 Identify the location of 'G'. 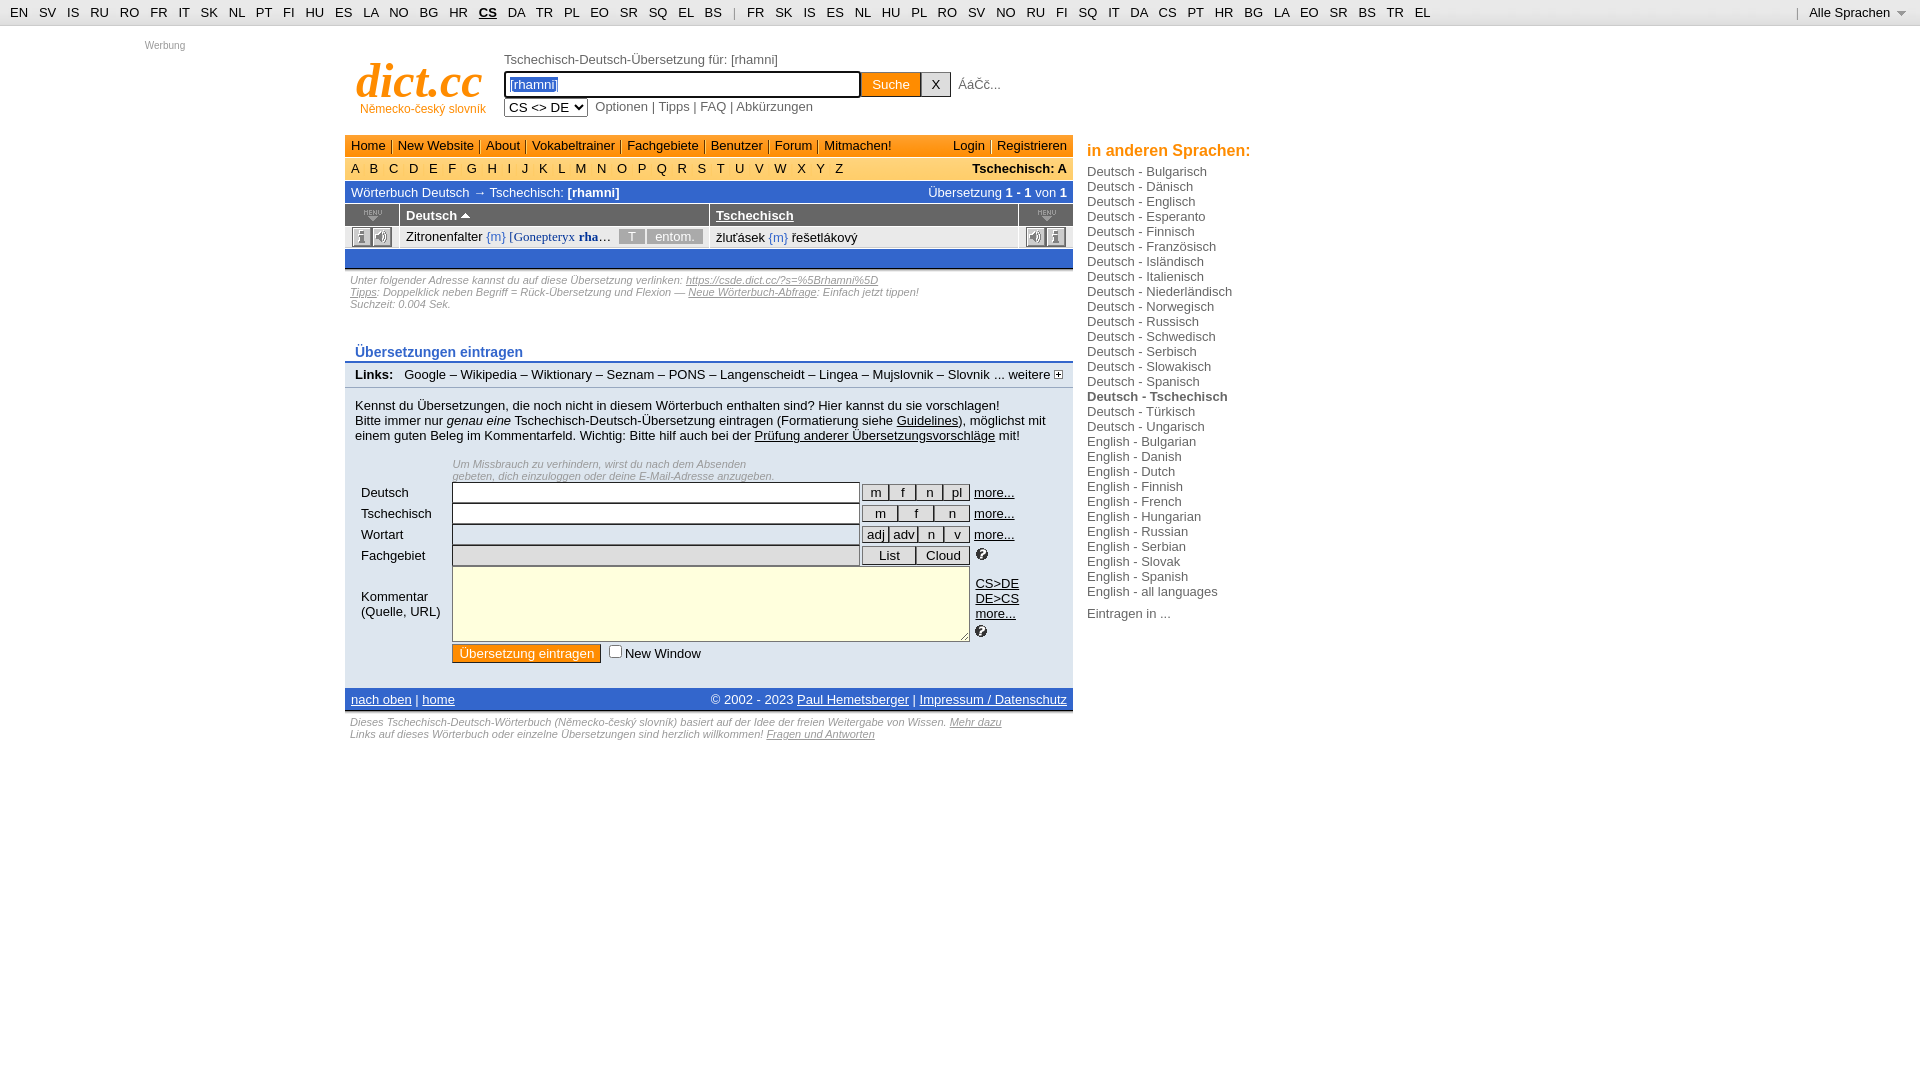
(461, 167).